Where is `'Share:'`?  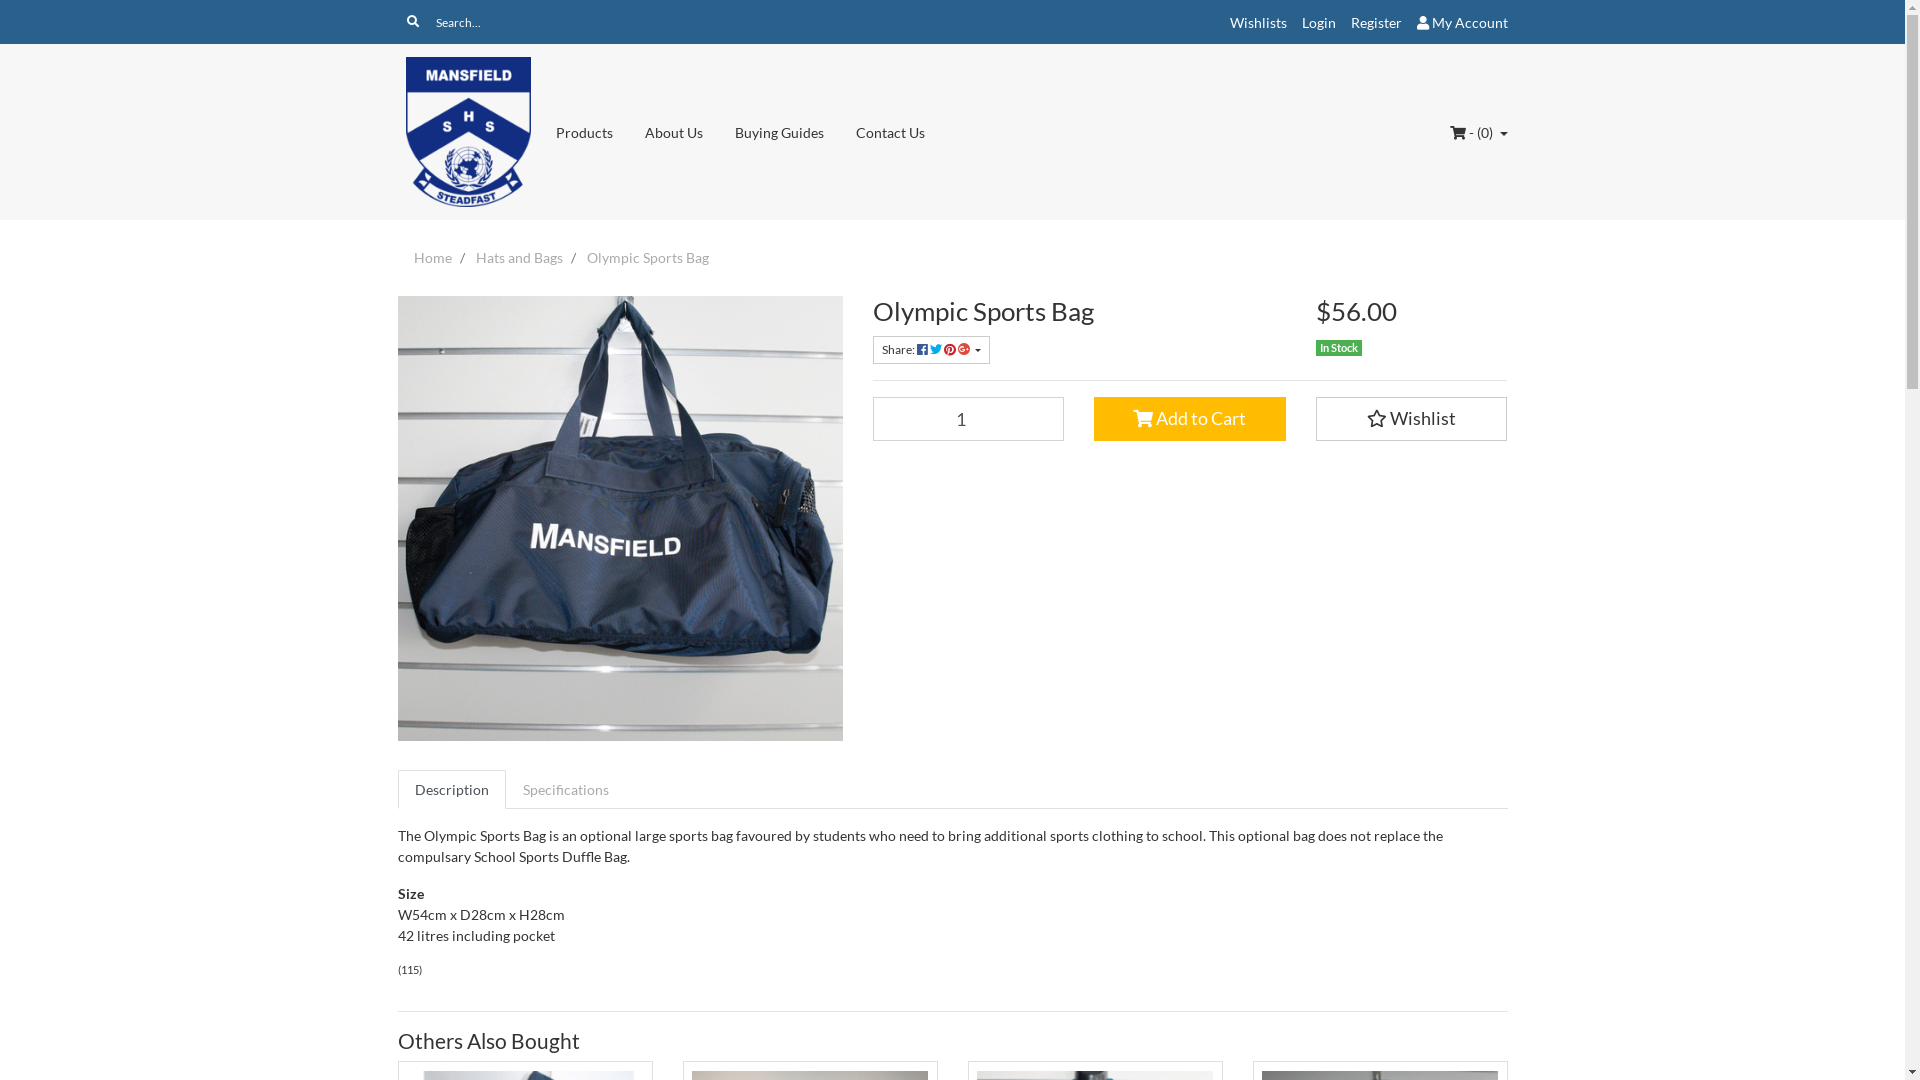 'Share:' is located at coordinates (929, 349).